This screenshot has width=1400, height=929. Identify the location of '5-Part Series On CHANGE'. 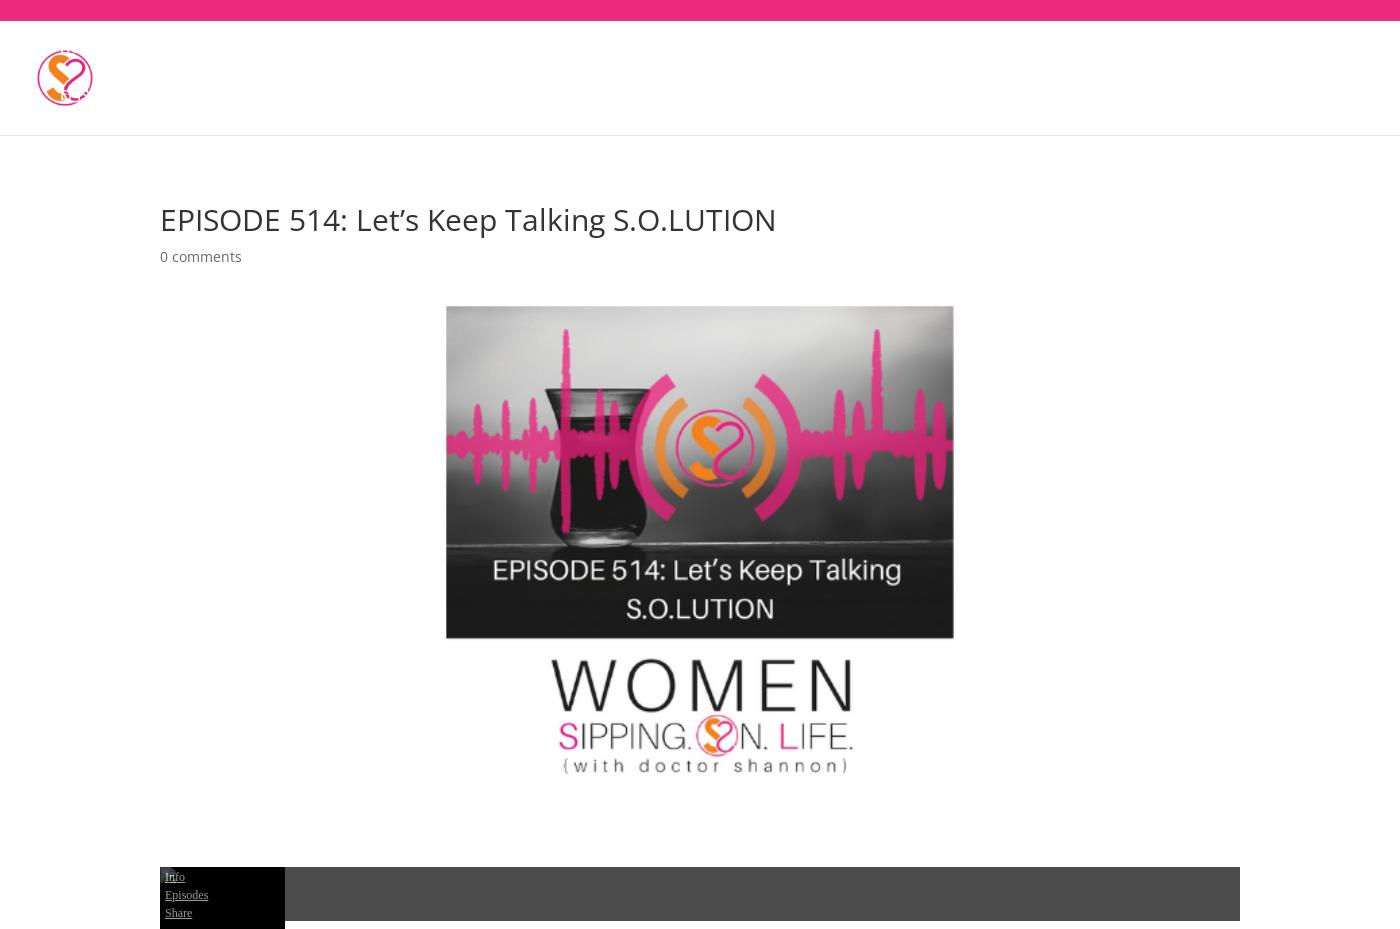
(738, 59).